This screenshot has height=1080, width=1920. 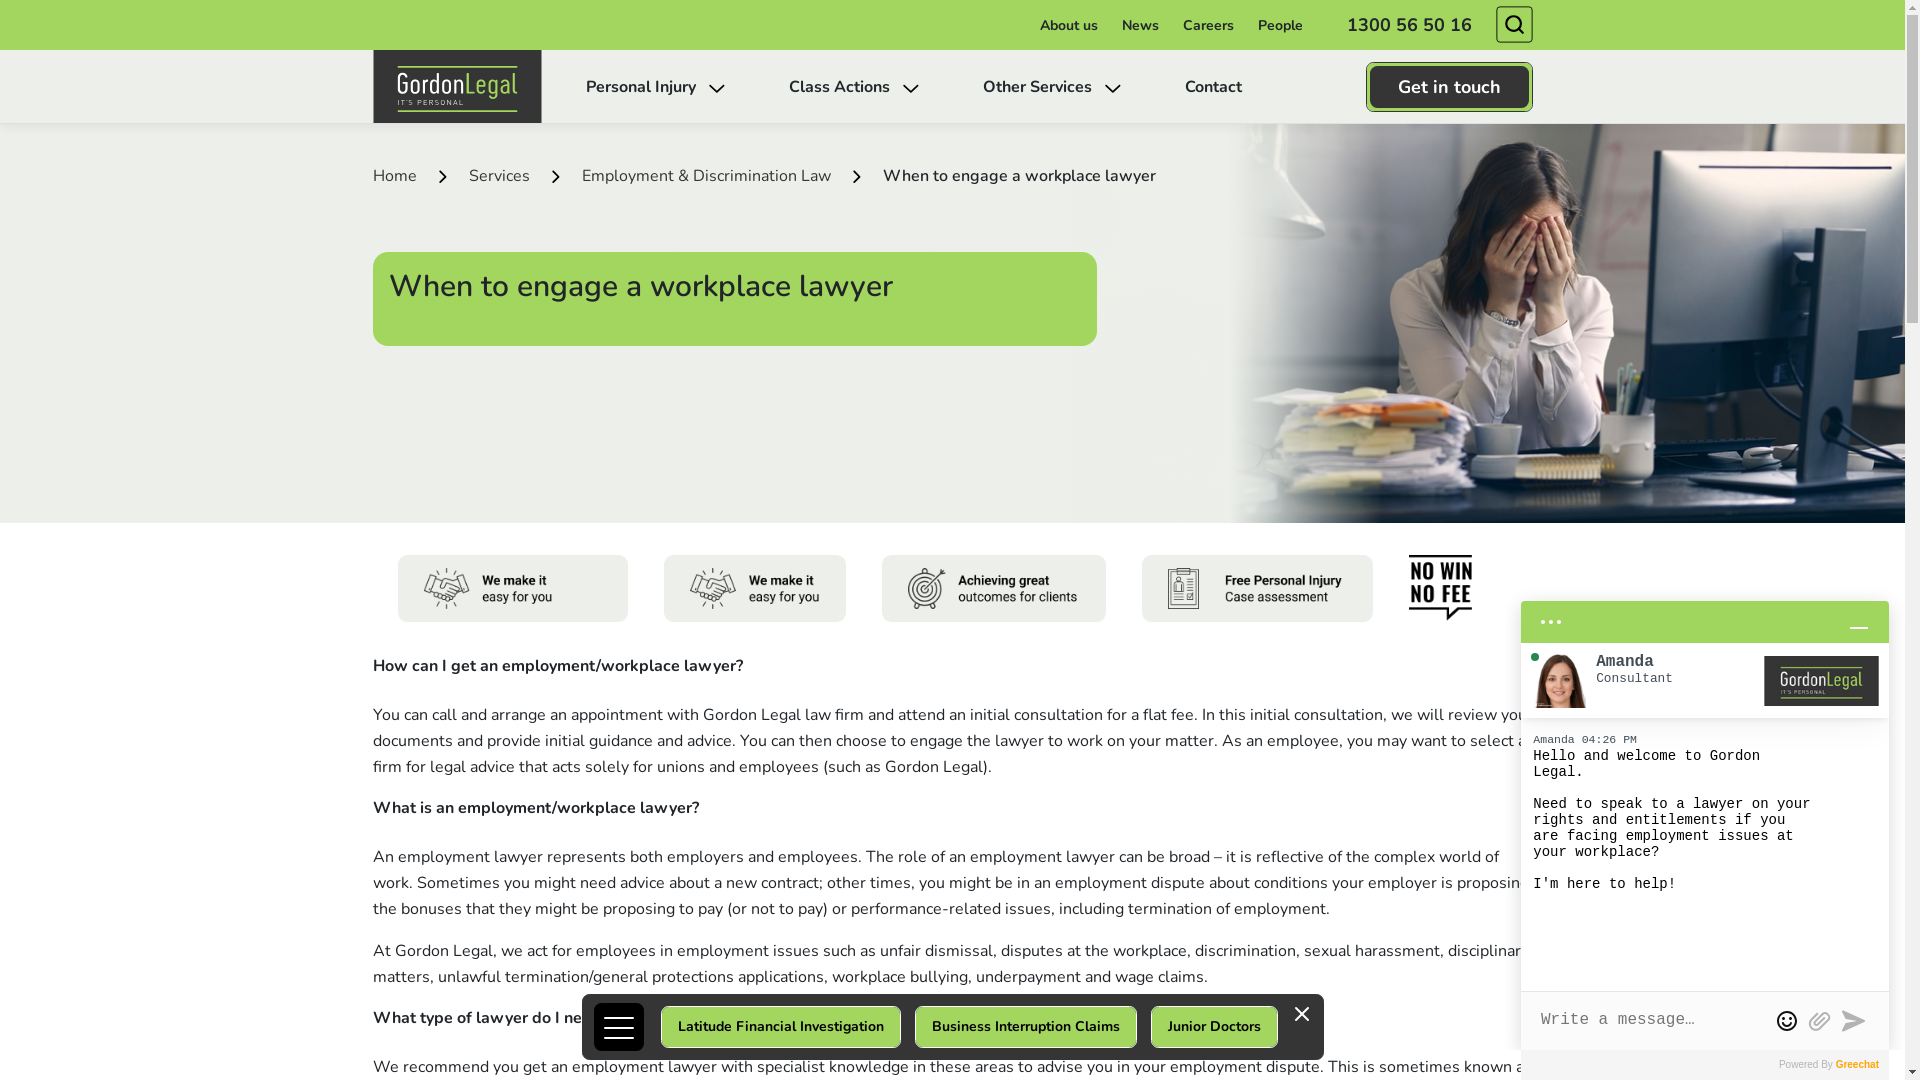 What do you see at coordinates (372, 175) in the screenshot?
I see `'Home'` at bounding box center [372, 175].